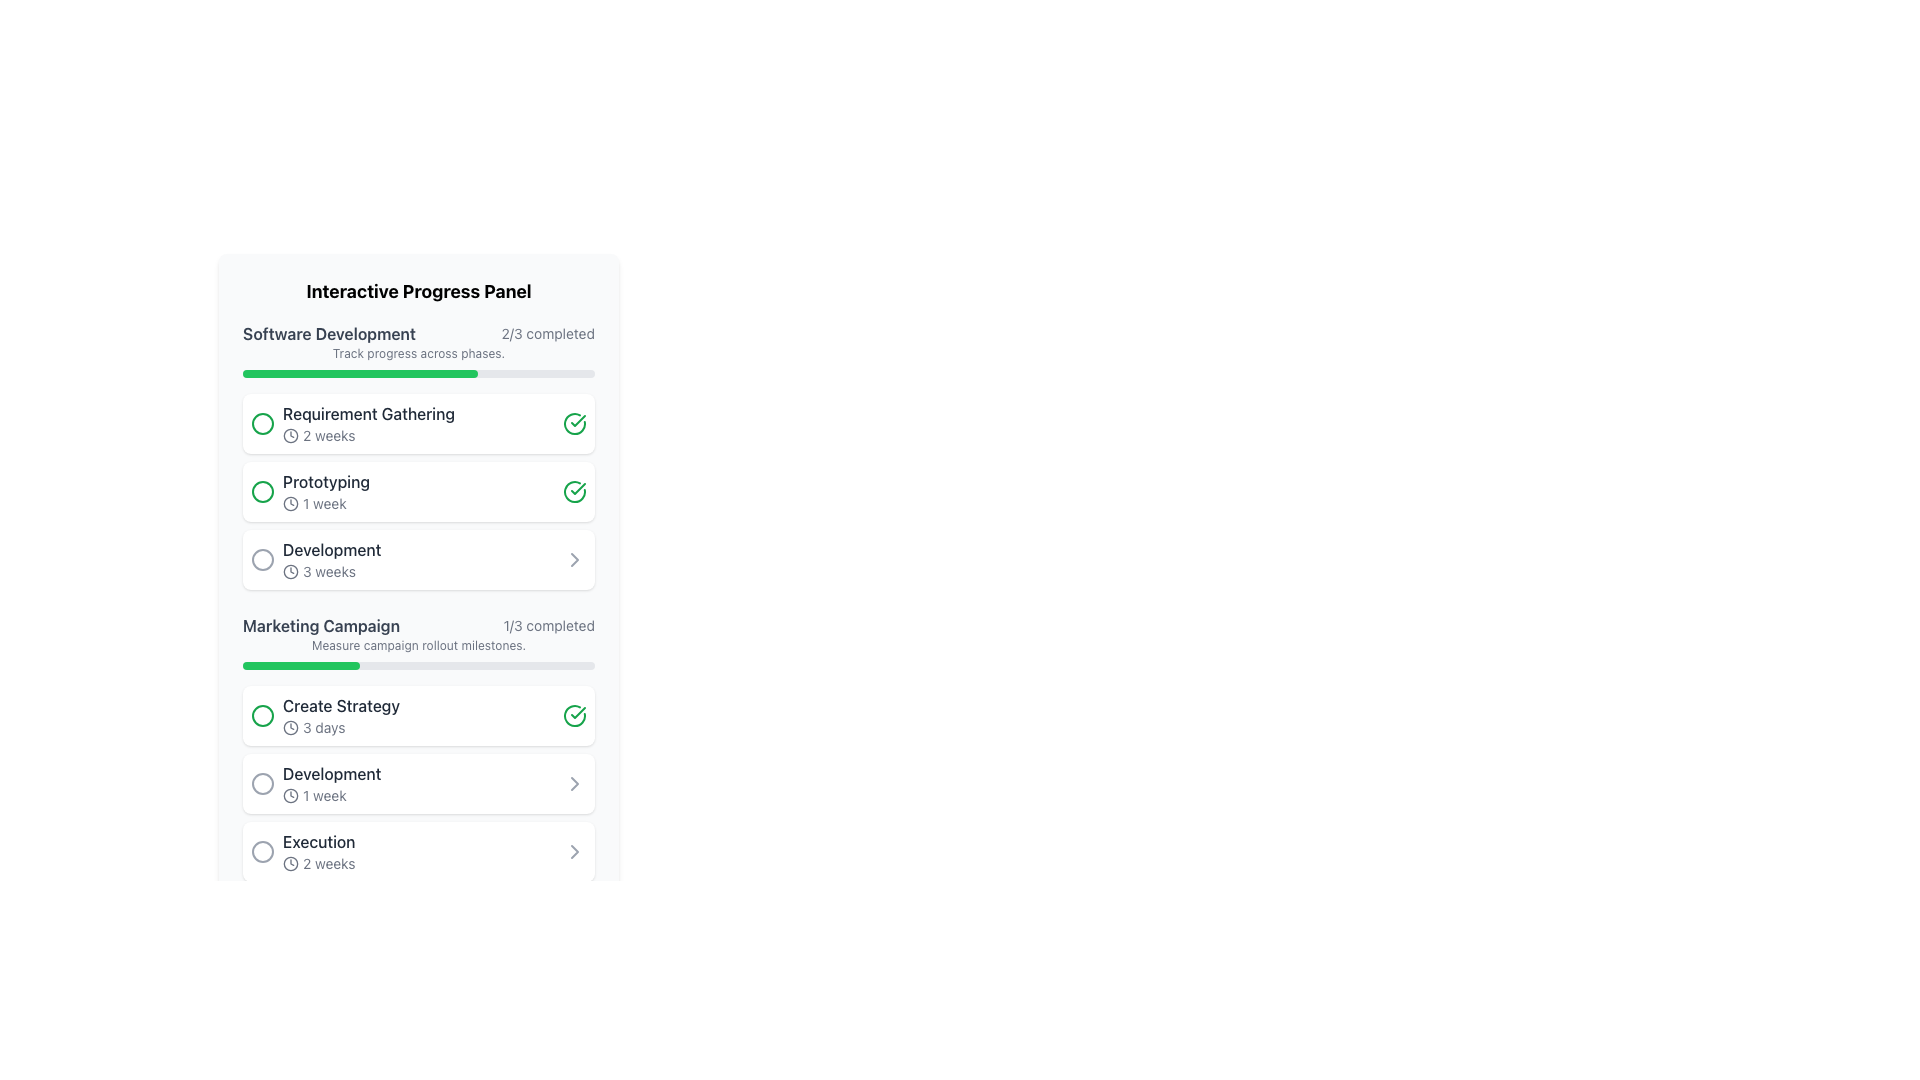 This screenshot has width=1920, height=1080. Describe the element at coordinates (332, 571) in the screenshot. I see `the informational label displaying '3 weeks' with a clock icon, located within the 'Development' row of the 'Software Development' section` at that location.